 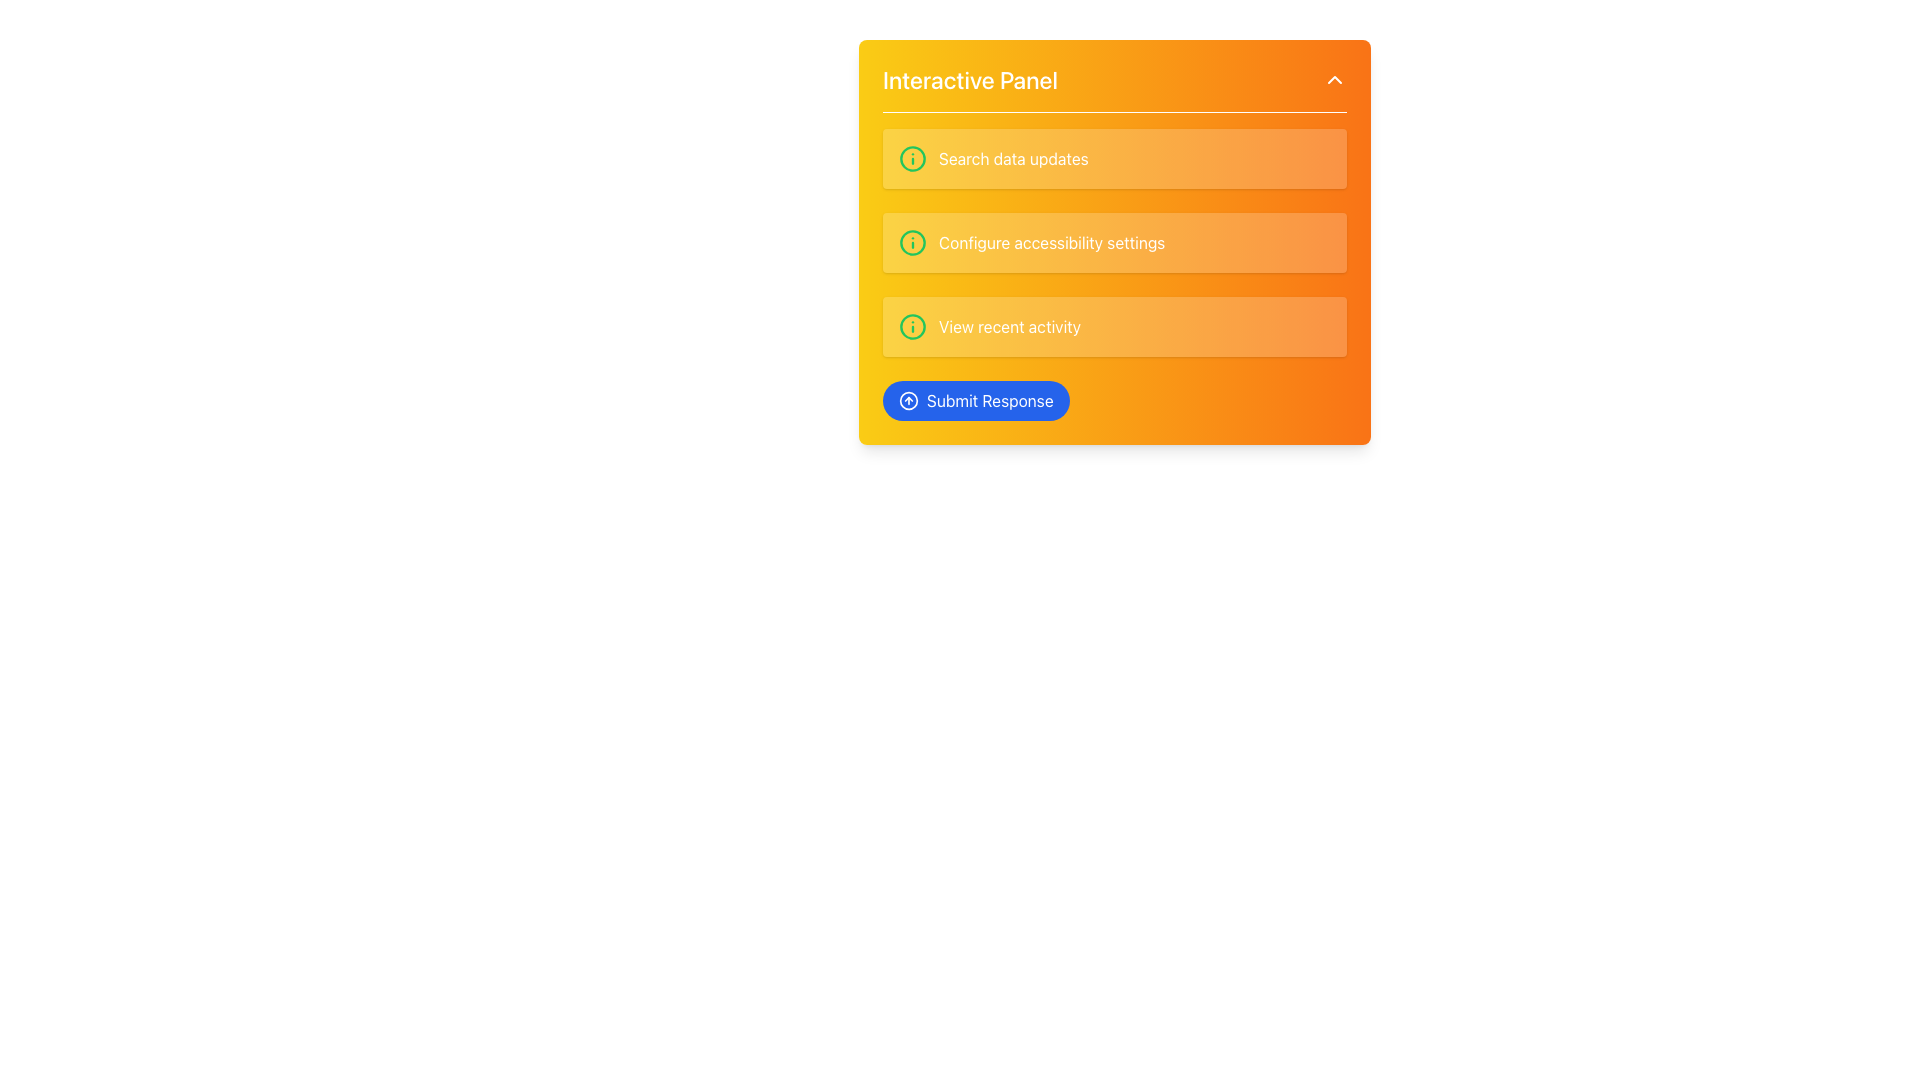 I want to click on the circular icon with a green border and an information symbol, positioned to the left of the text 'Search data updates' in the 'Interactive Panel', so click(x=911, y=157).